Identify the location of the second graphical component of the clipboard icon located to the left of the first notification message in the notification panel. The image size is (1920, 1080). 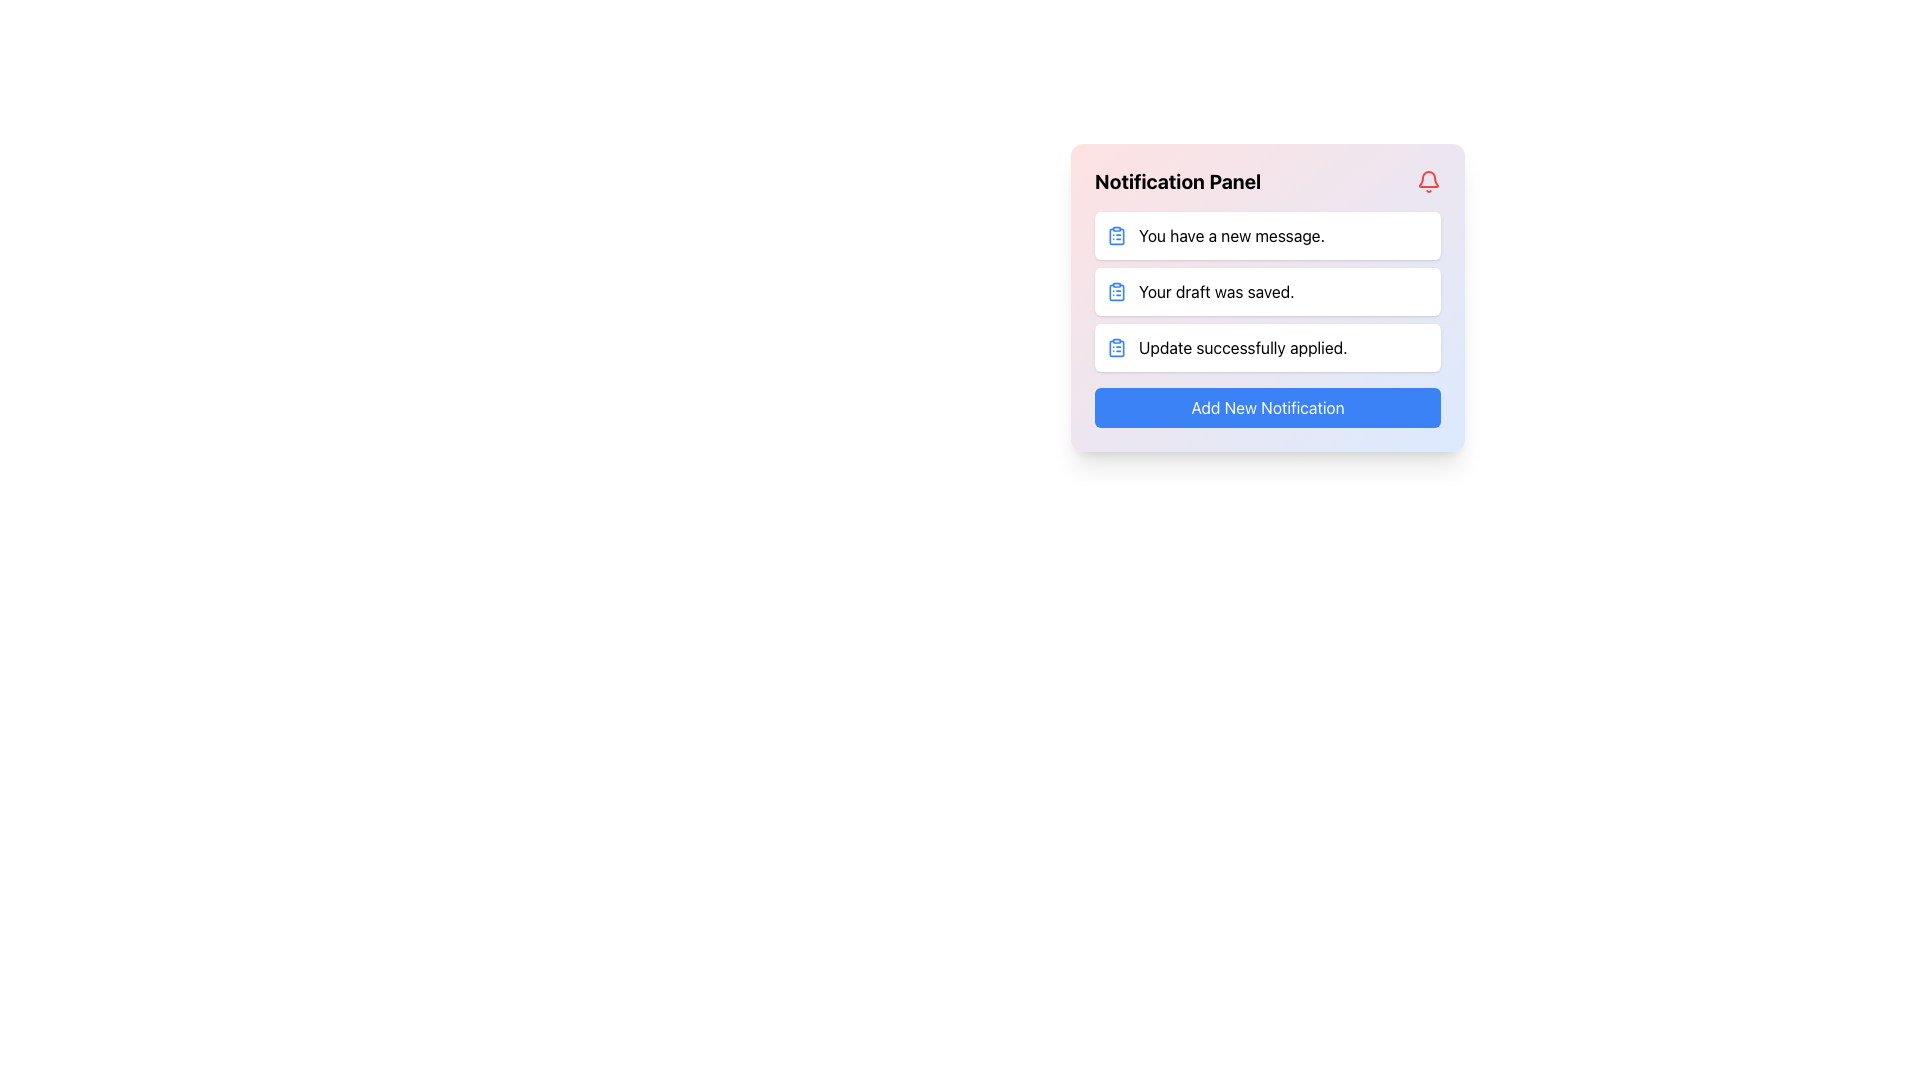
(1116, 292).